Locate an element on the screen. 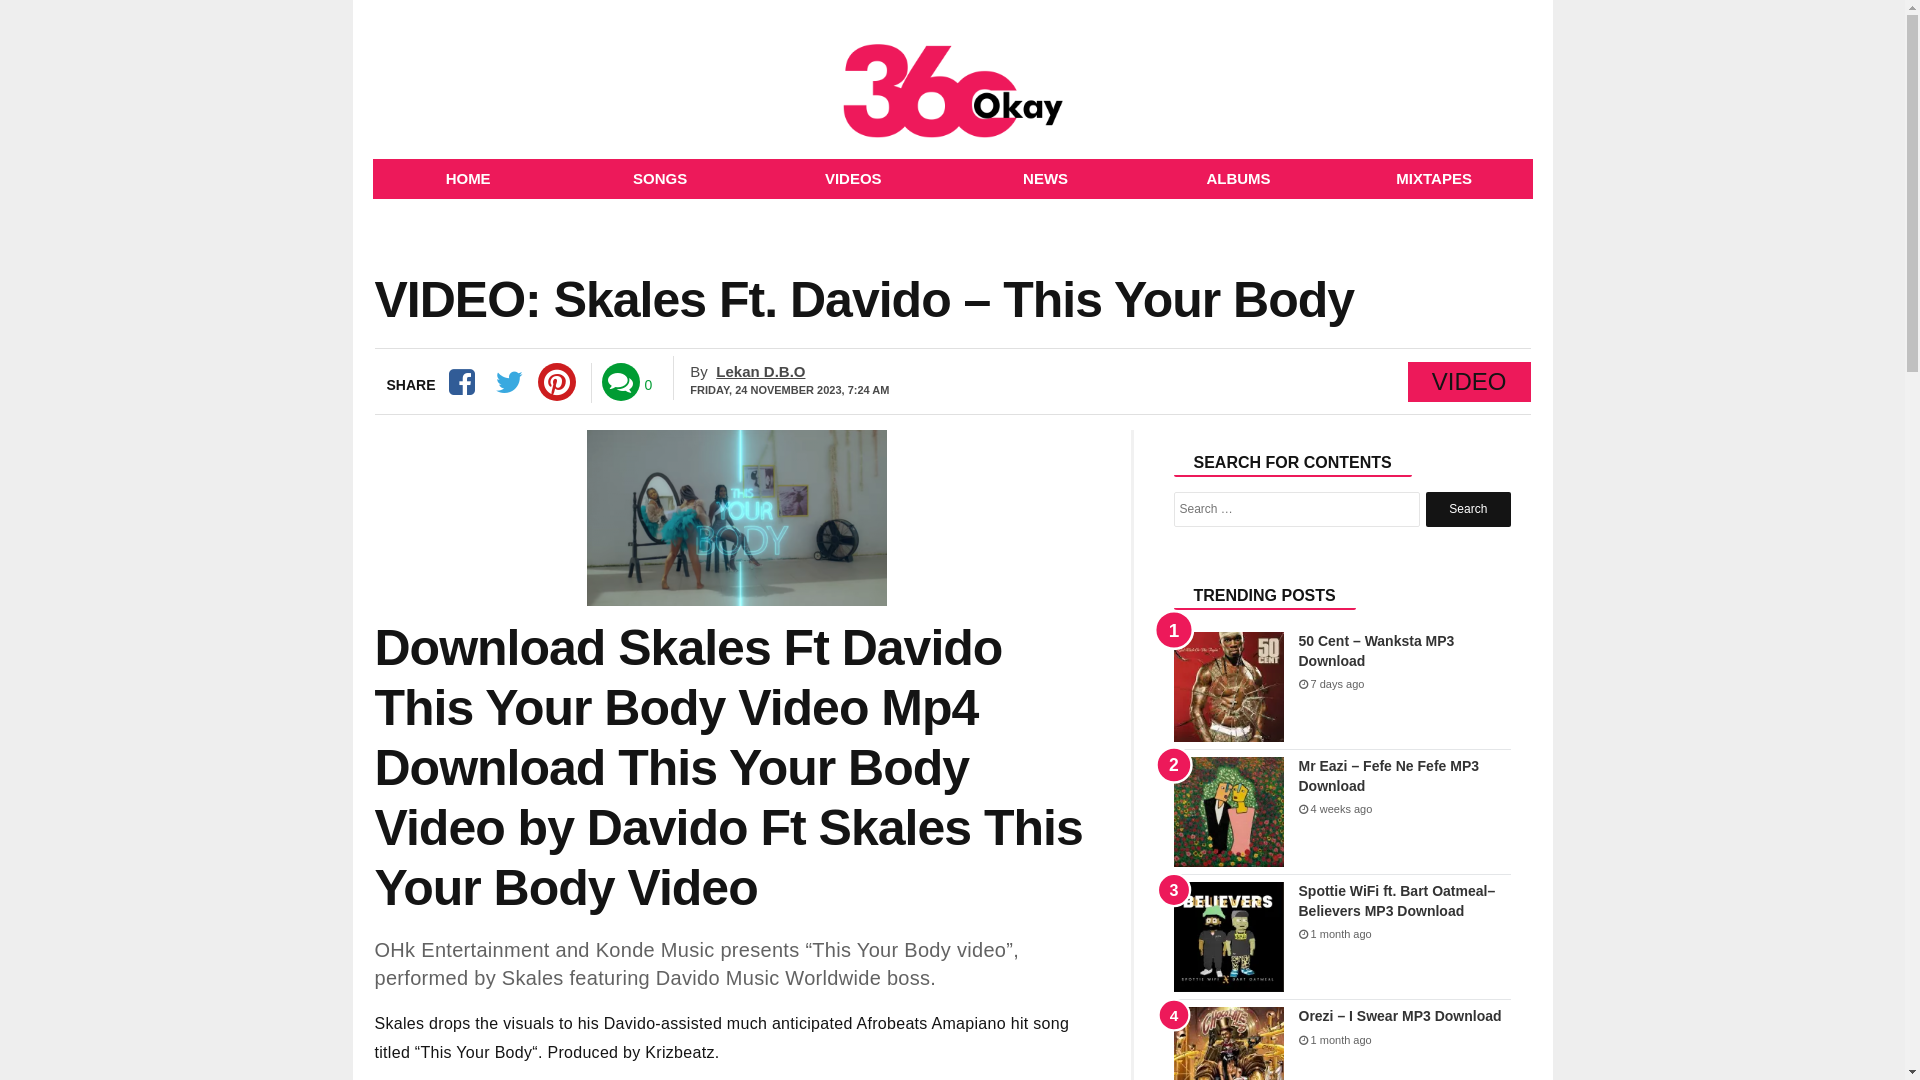 This screenshot has width=1920, height=1080. 'MIXTAPES' is located at coordinates (1433, 177).